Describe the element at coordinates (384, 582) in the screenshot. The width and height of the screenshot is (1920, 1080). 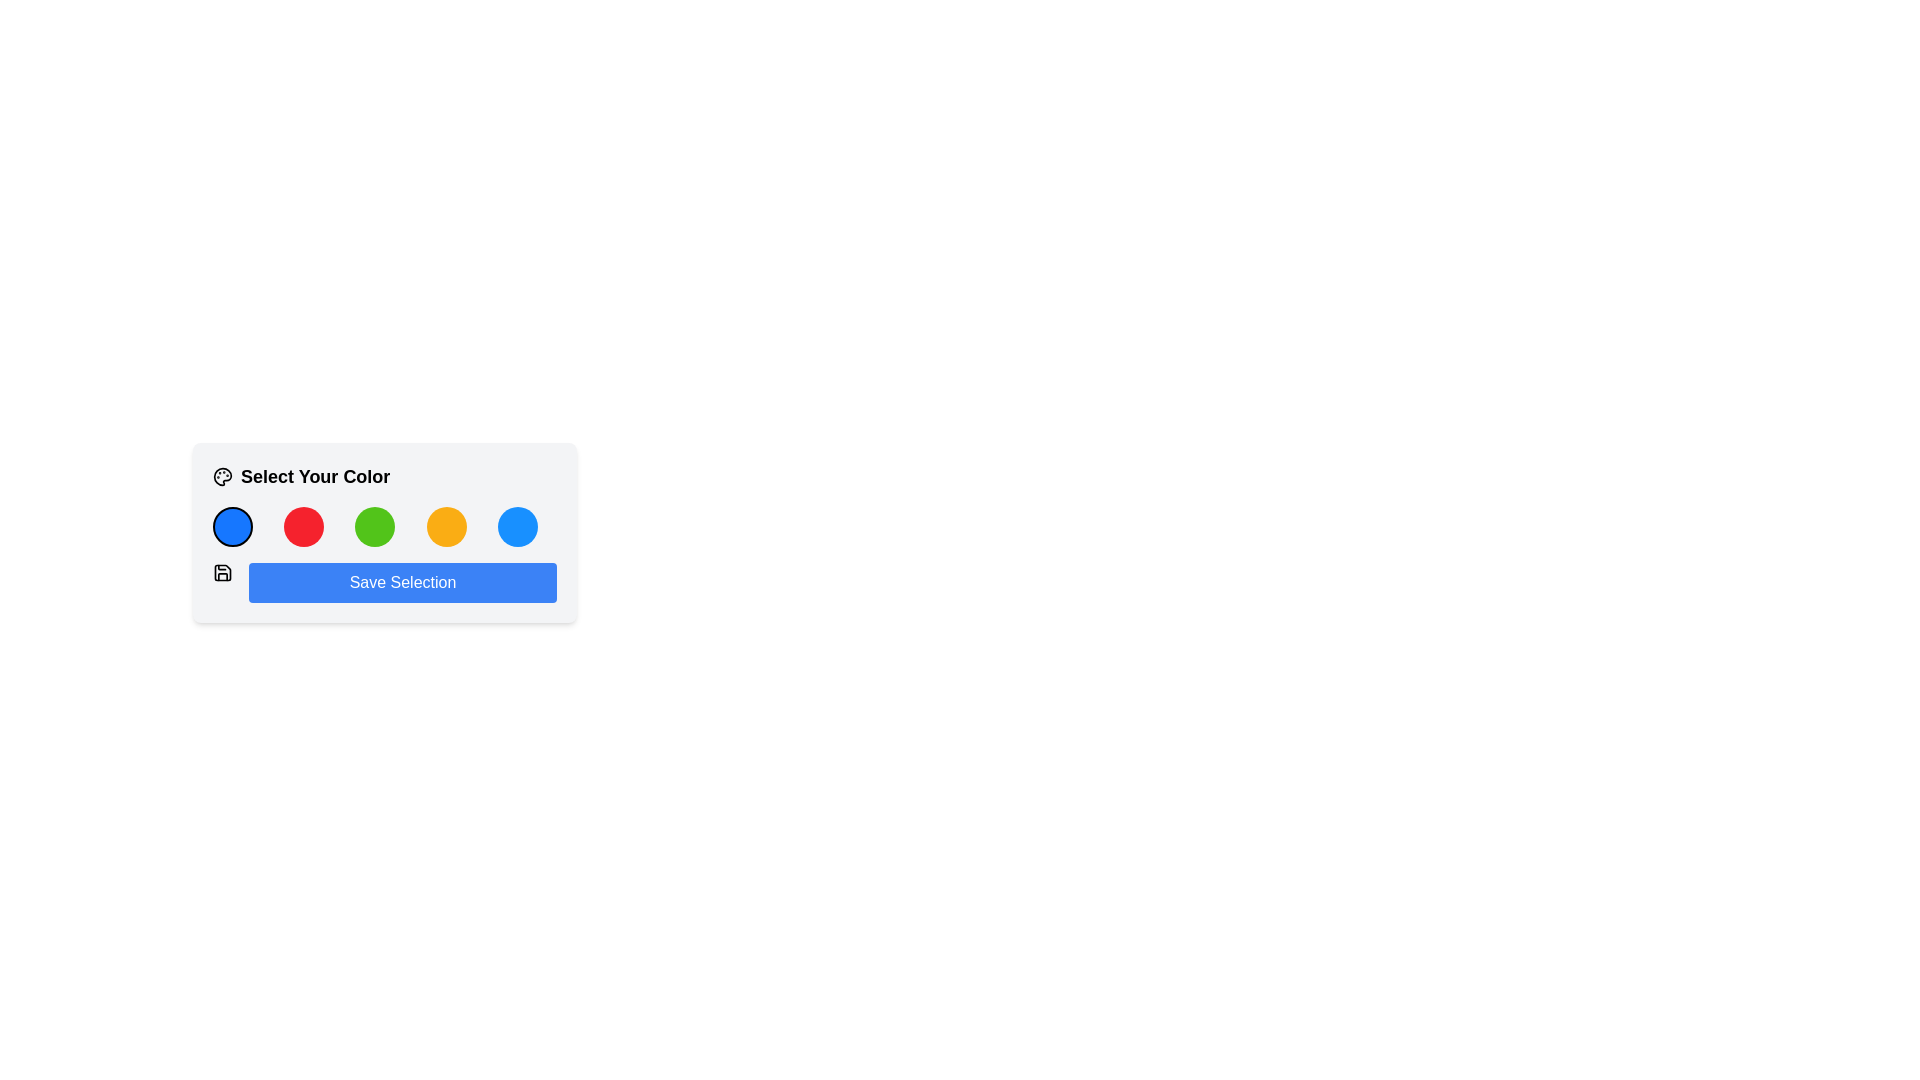
I see `the rectangular blue button labeled 'Save Selection' with a floppy disk icon` at that location.